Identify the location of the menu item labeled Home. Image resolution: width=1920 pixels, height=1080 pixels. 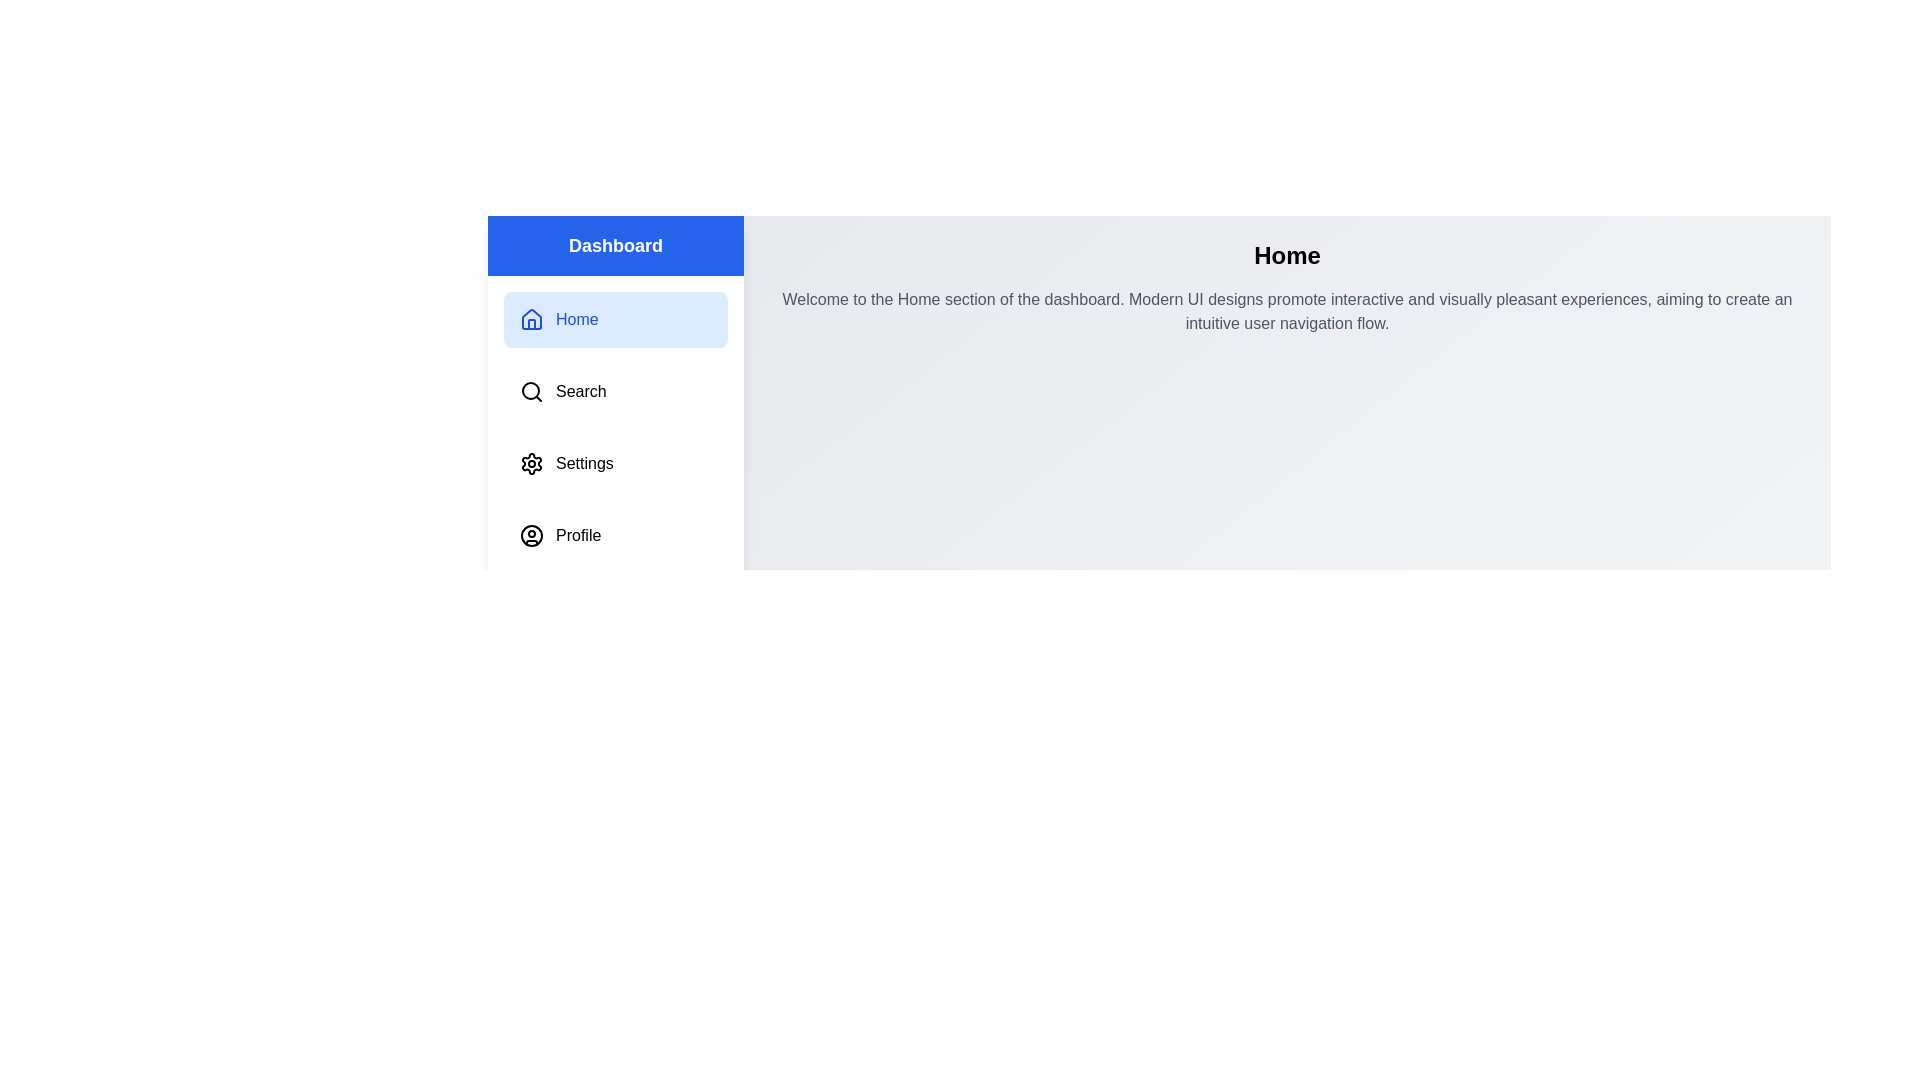
(614, 319).